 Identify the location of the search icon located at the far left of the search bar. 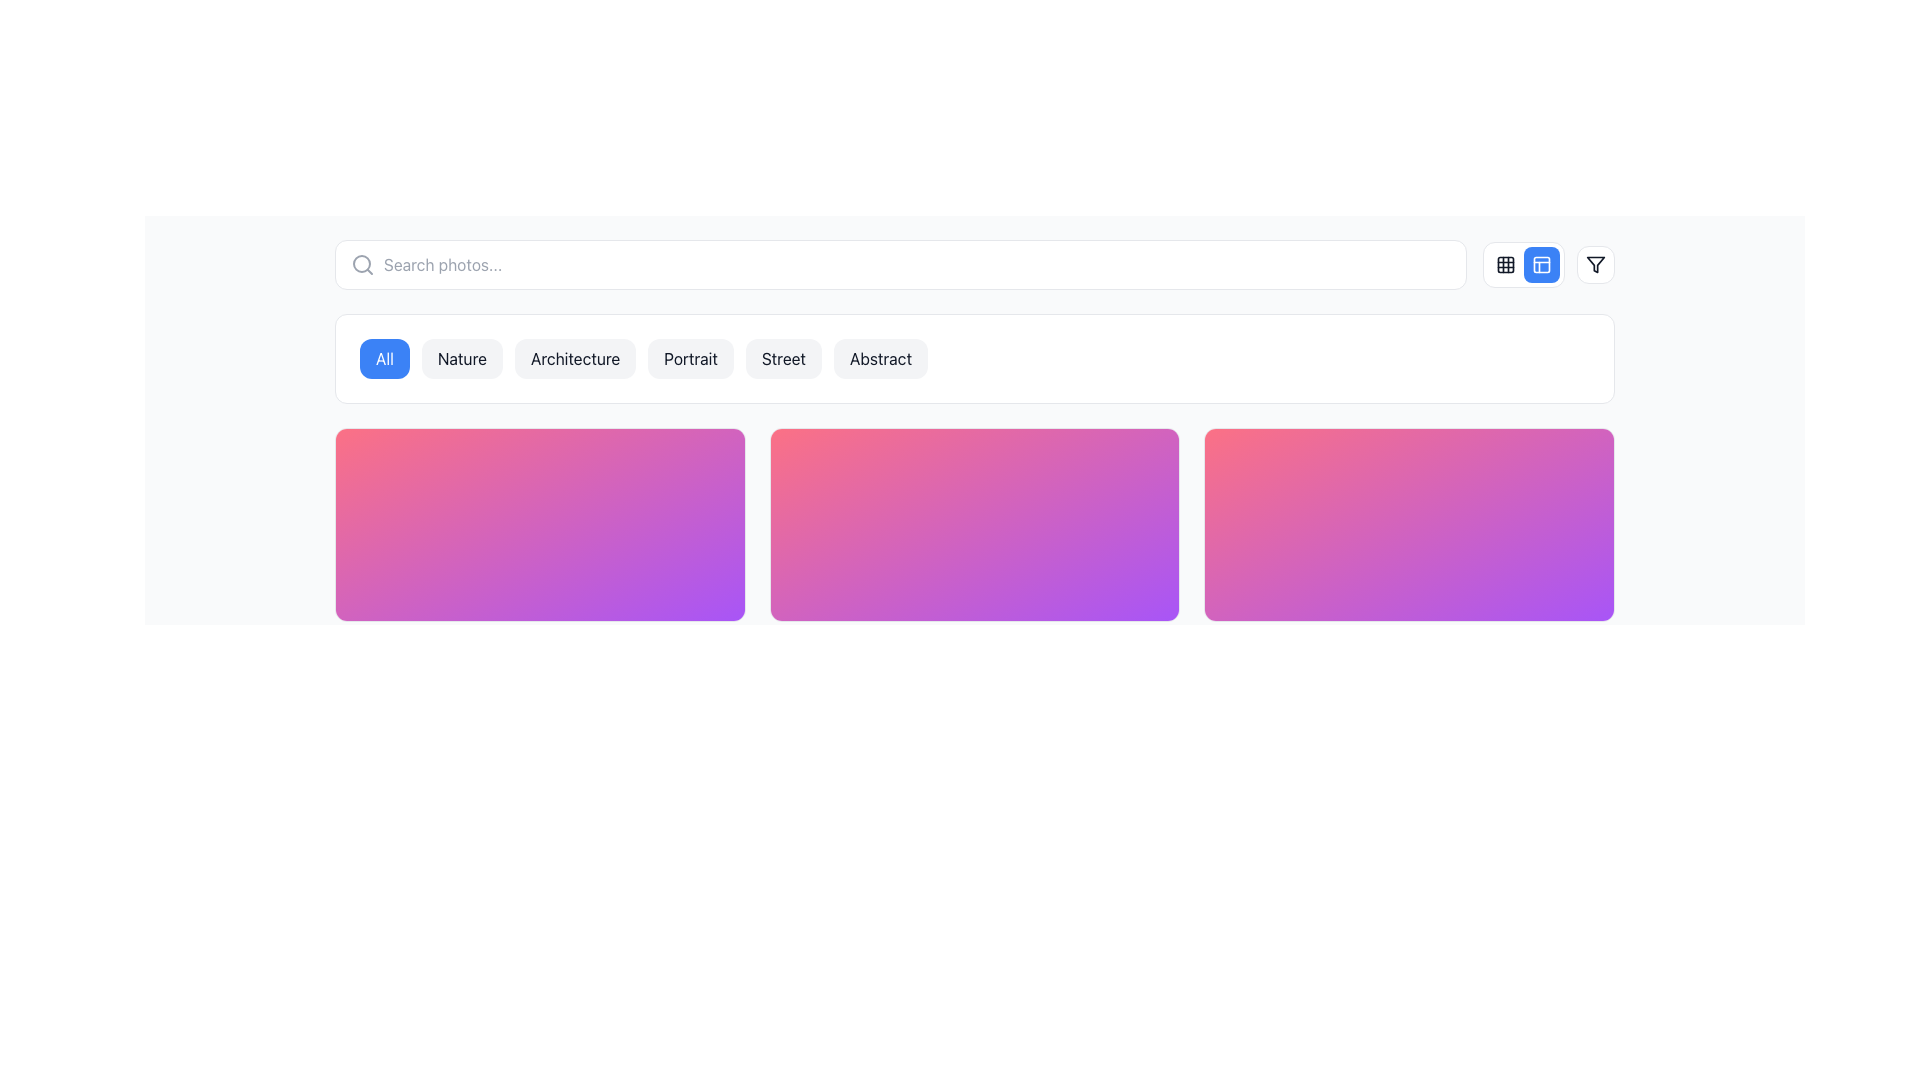
(363, 264).